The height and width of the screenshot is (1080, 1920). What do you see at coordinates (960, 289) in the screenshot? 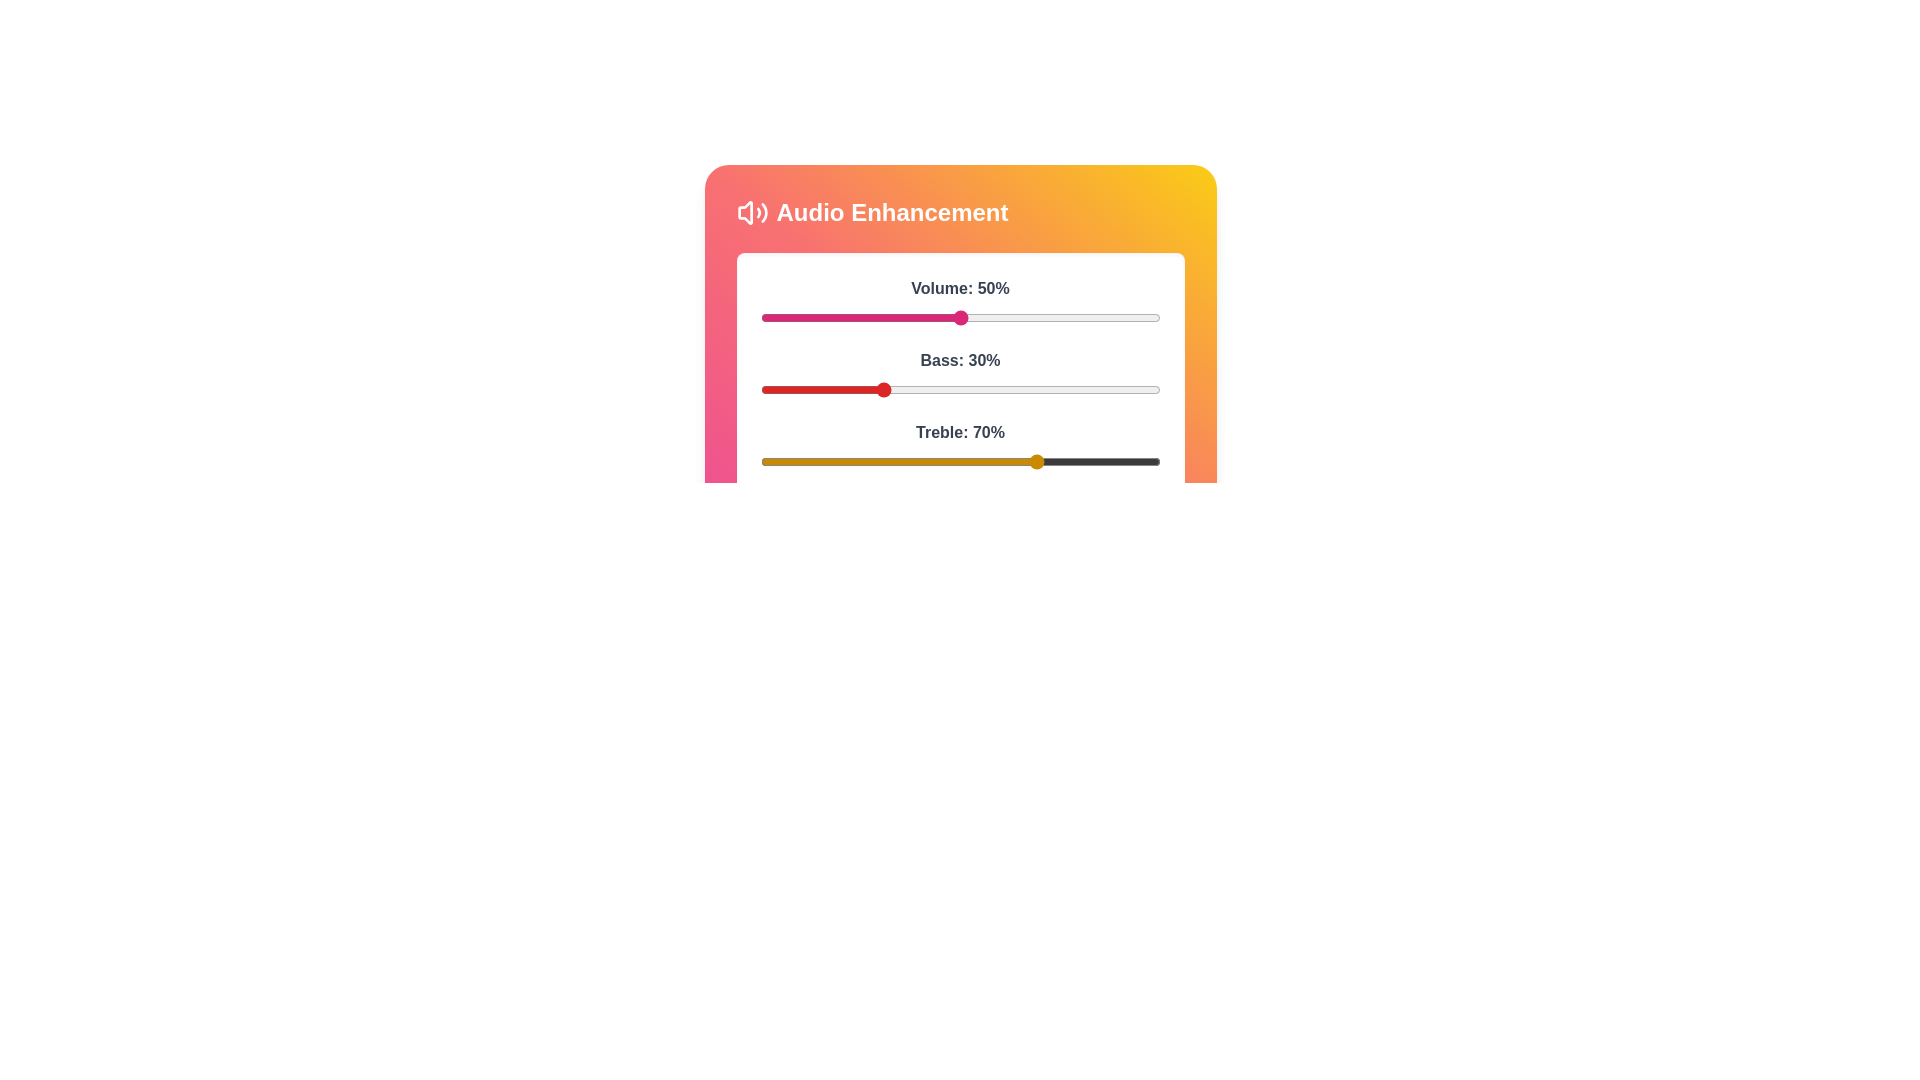
I see `text label displaying 'Volume: 50%' located above the volume slider in the 'Audio Enhancement' section to understand the current volume level` at bounding box center [960, 289].